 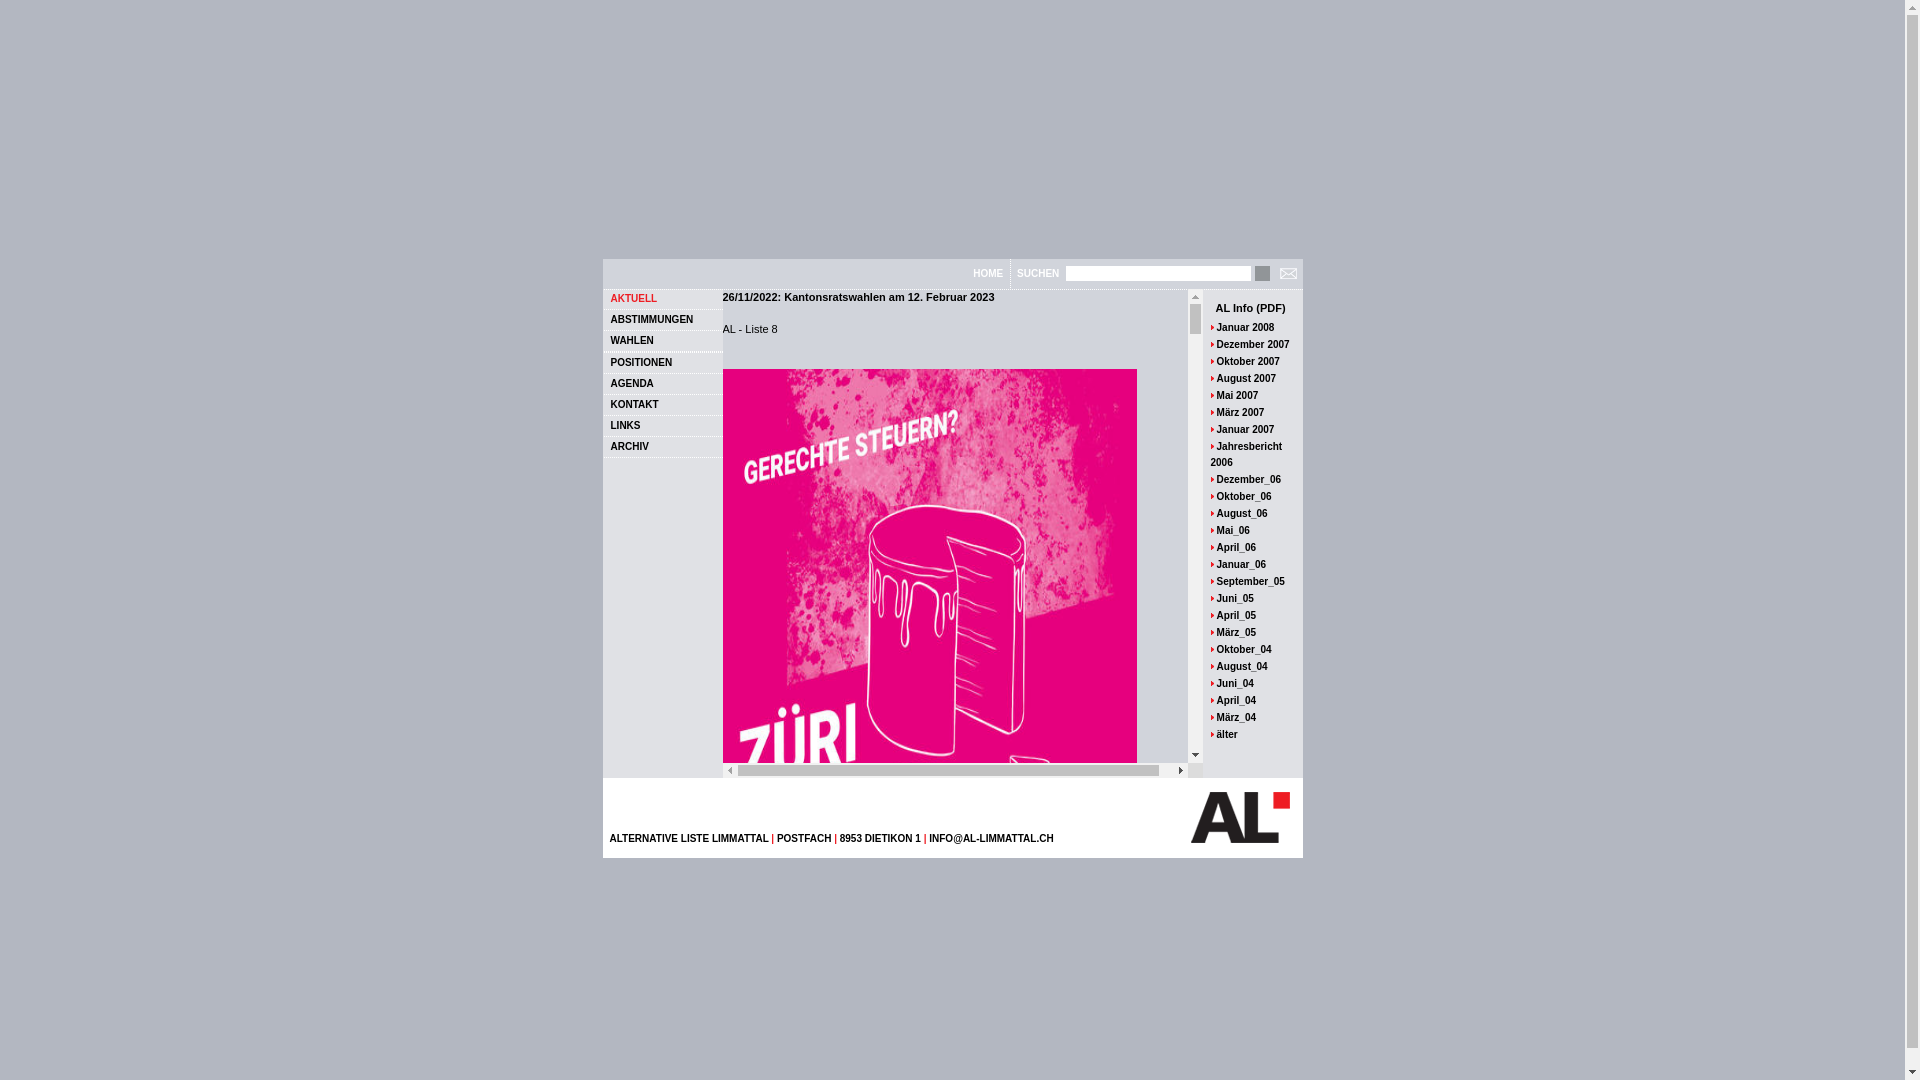 I want to click on 'April_04', so click(x=1235, y=698).